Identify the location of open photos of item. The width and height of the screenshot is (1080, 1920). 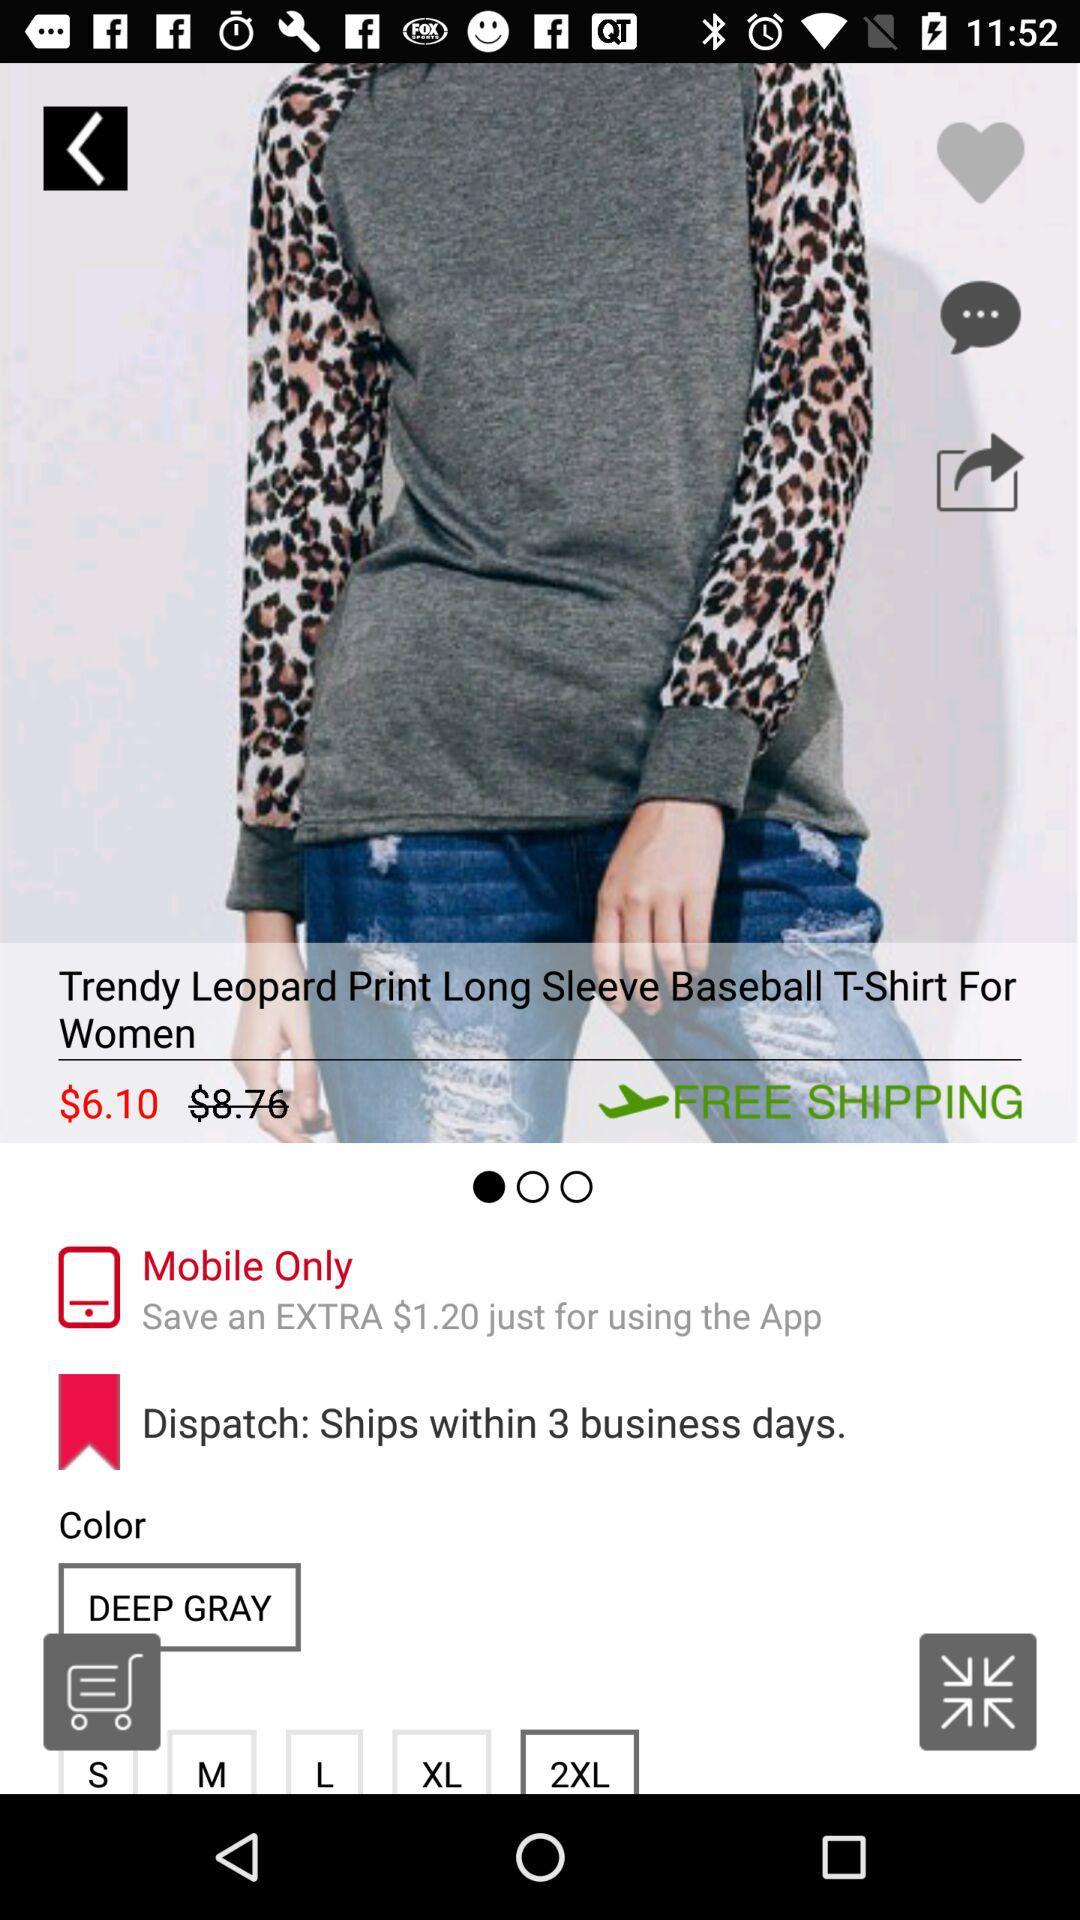
(540, 602).